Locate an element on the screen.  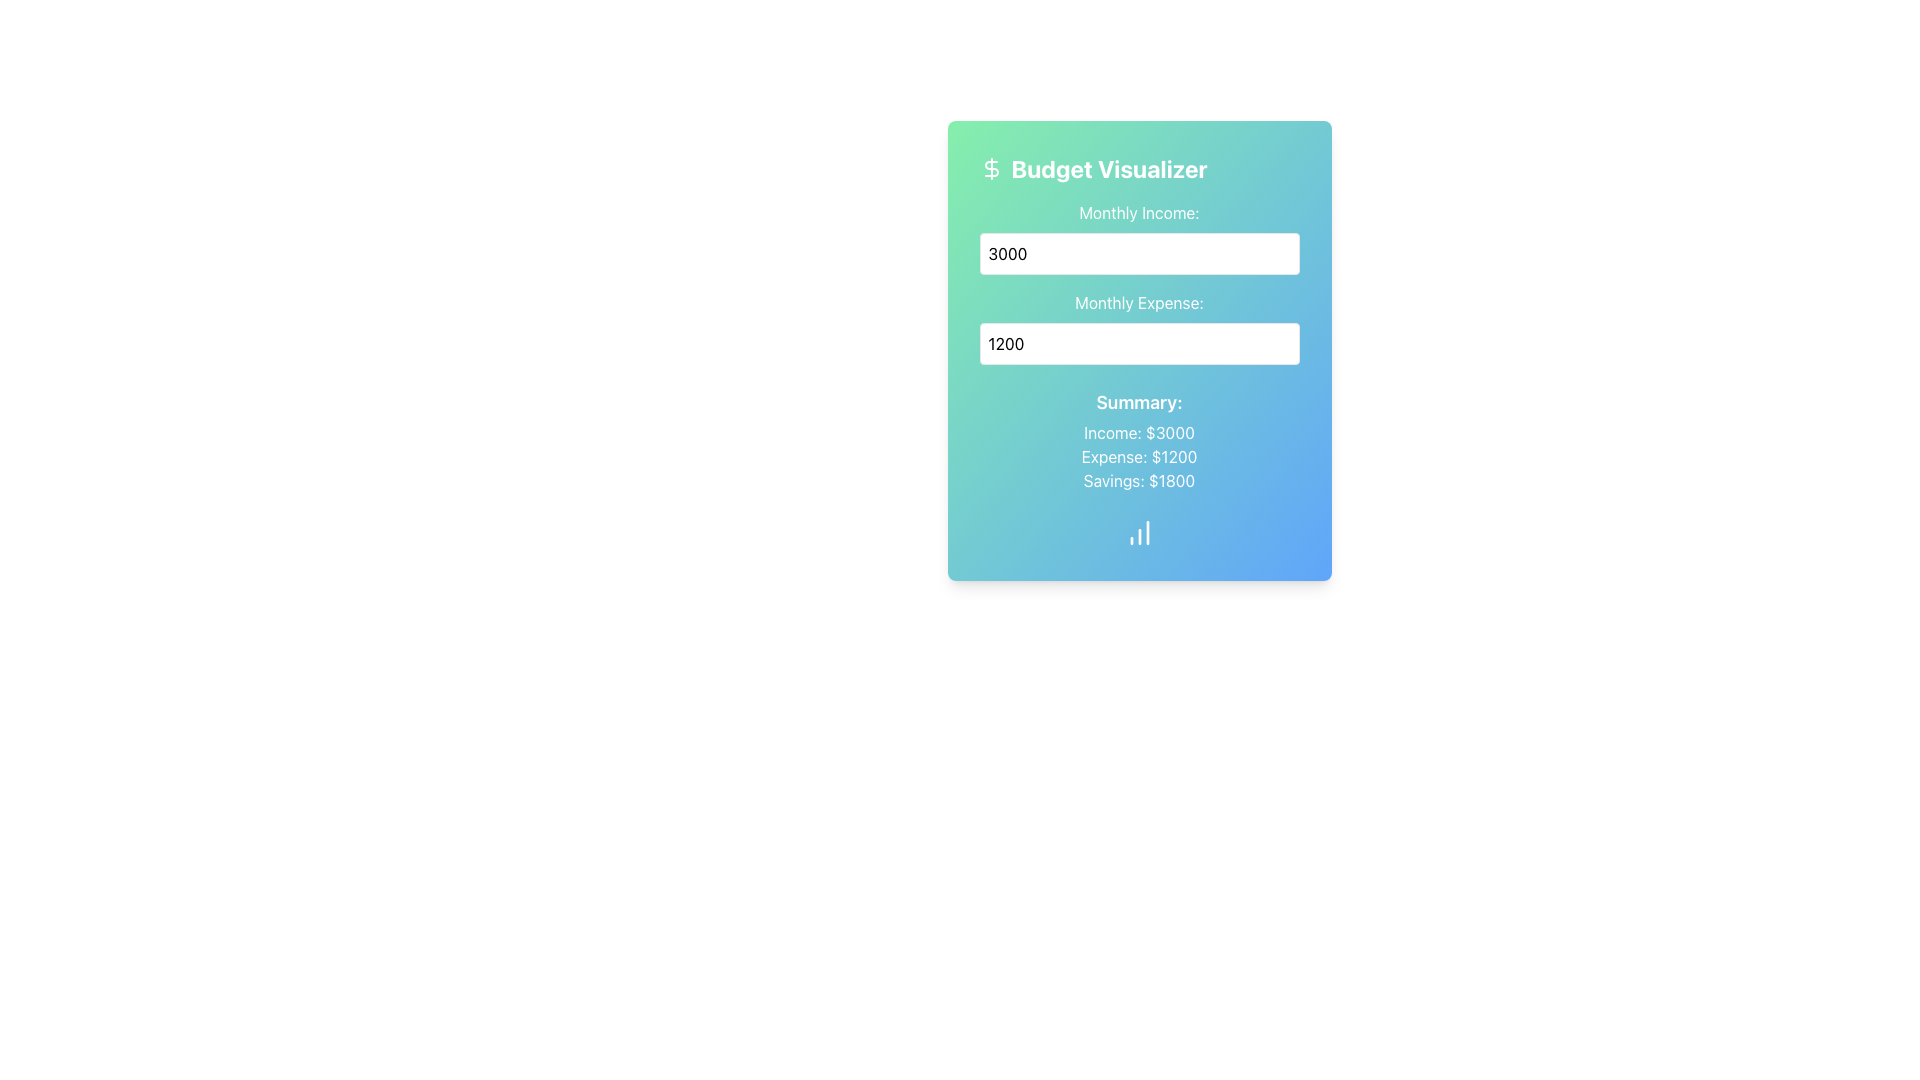
the text label 'Summary:' which is displayed in a bold, large white font against a gradient background transitioning from green to blue is located at coordinates (1139, 402).